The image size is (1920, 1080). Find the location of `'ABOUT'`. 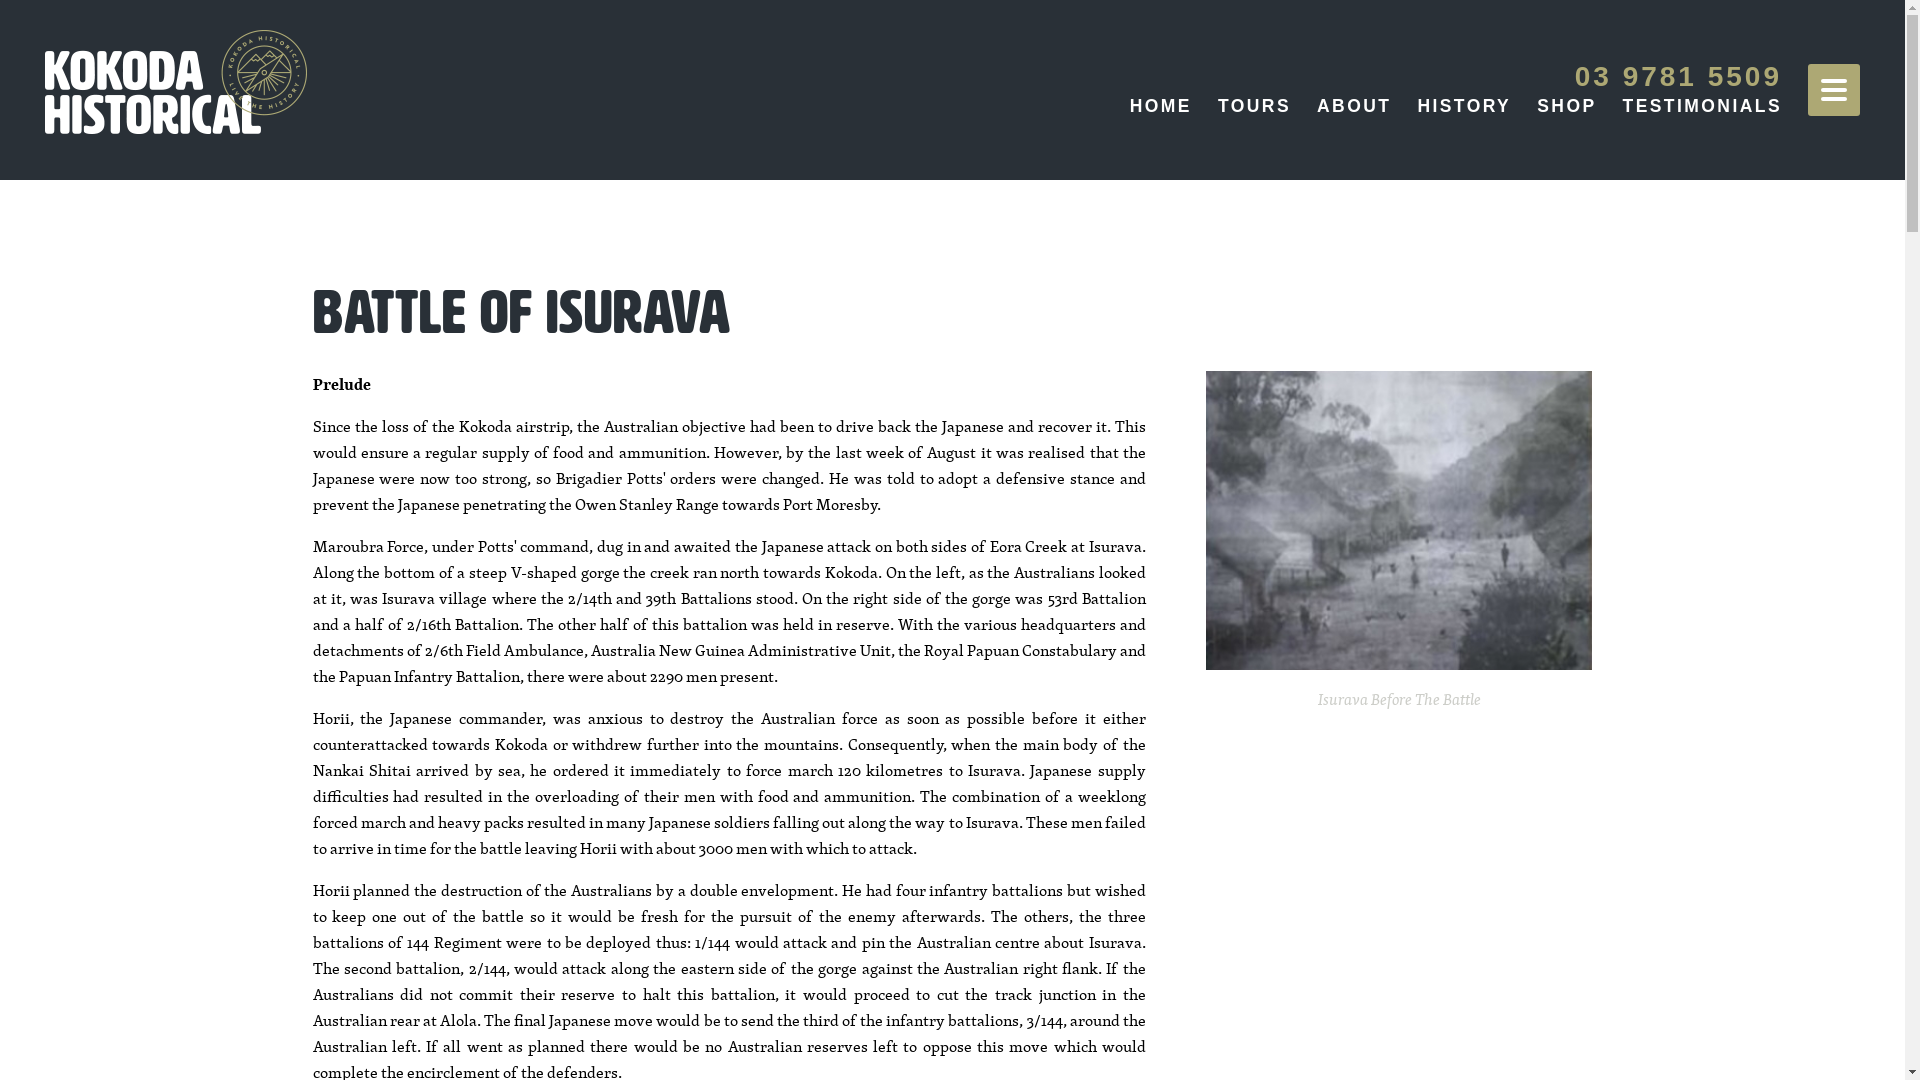

'ABOUT' is located at coordinates (1353, 105).